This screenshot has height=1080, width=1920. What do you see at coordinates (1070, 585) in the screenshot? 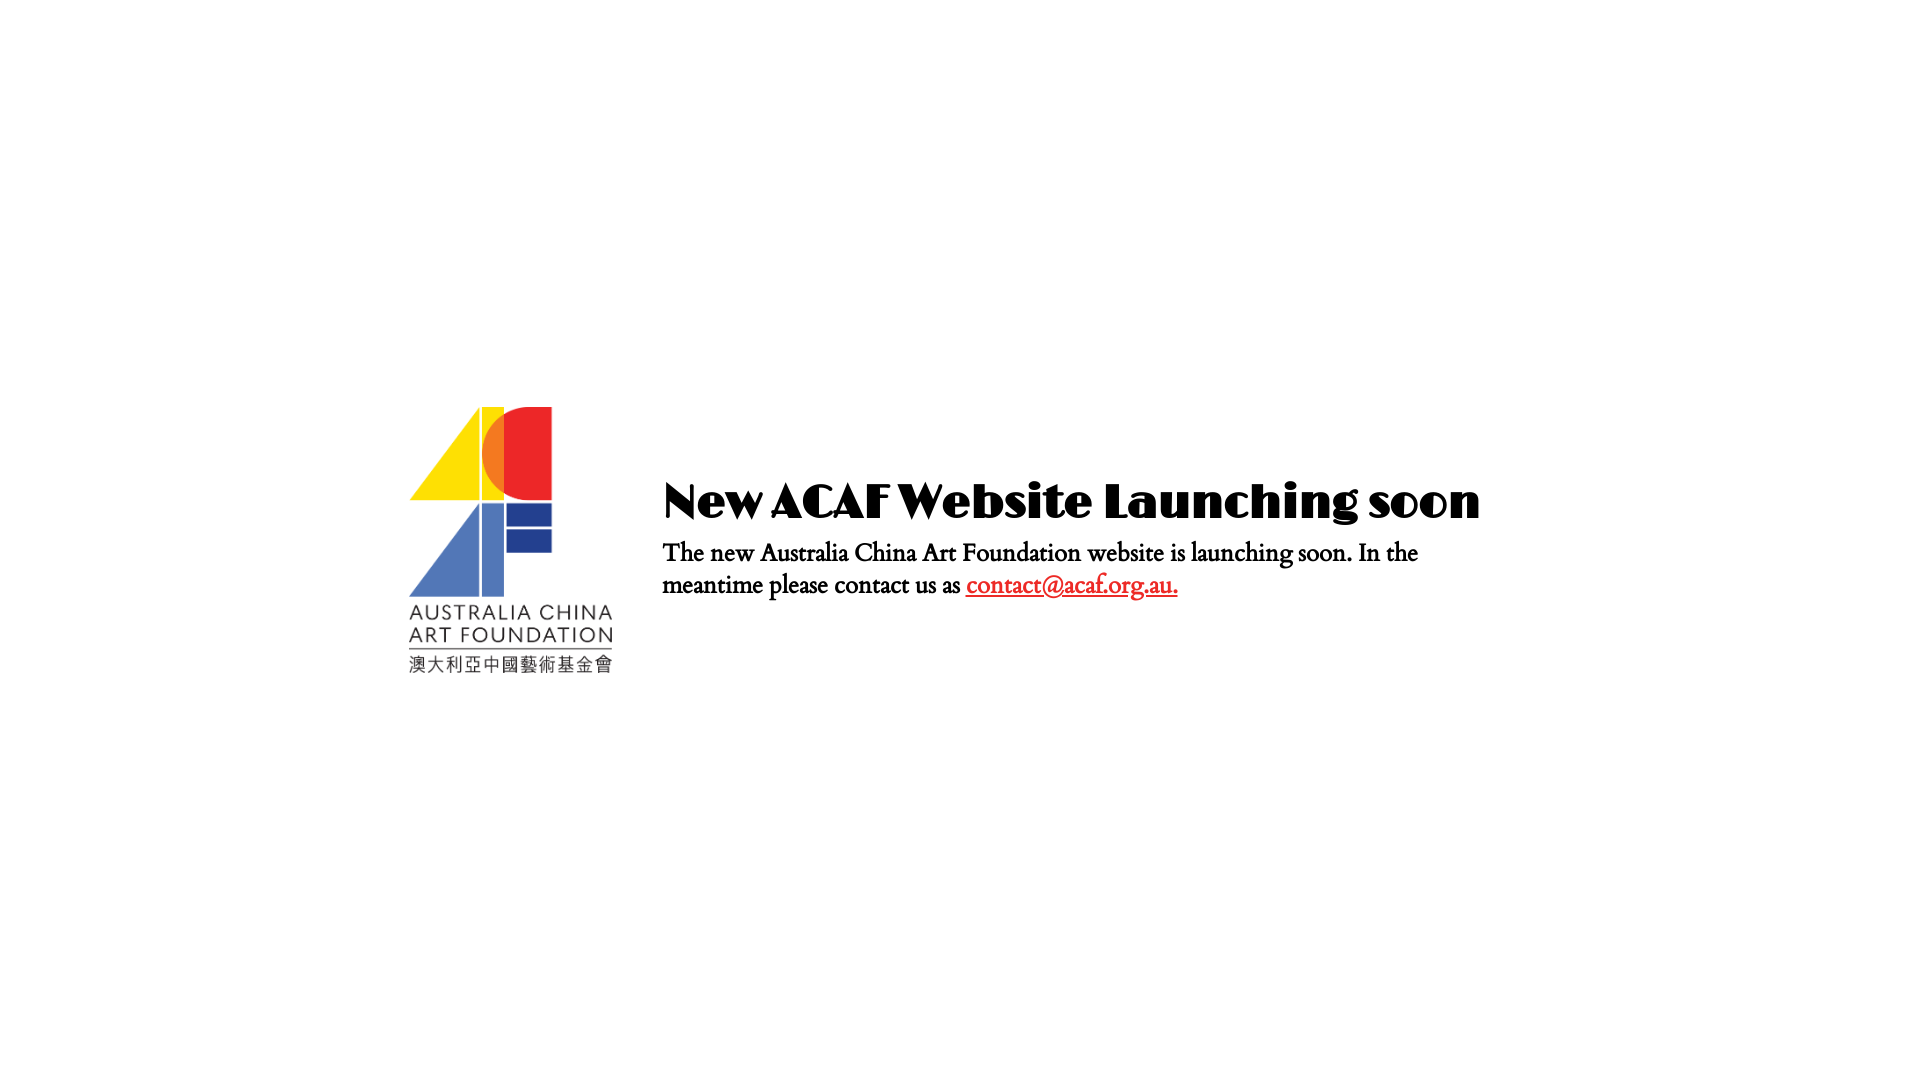
I see `'contact@acaf.org.au.'` at bounding box center [1070, 585].